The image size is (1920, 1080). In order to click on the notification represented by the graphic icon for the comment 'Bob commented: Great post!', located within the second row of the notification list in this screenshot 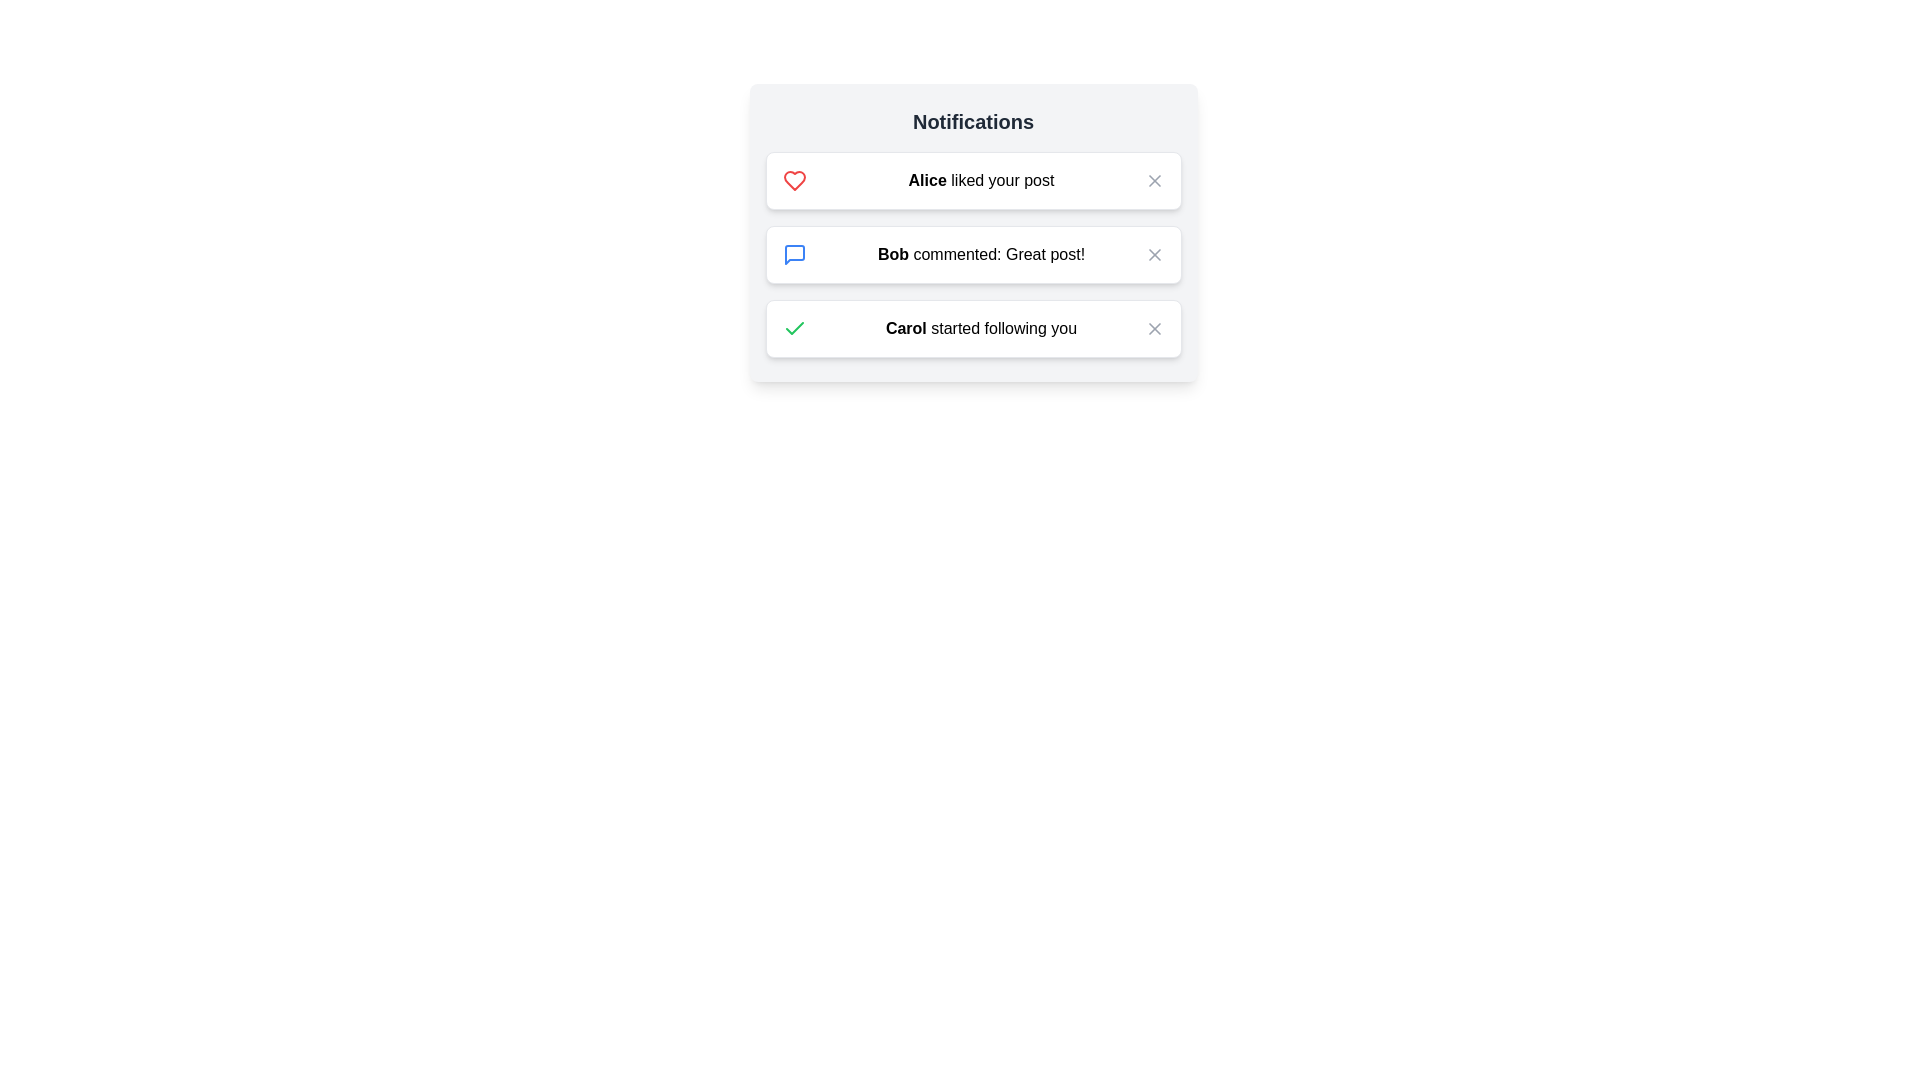, I will do `click(793, 253)`.